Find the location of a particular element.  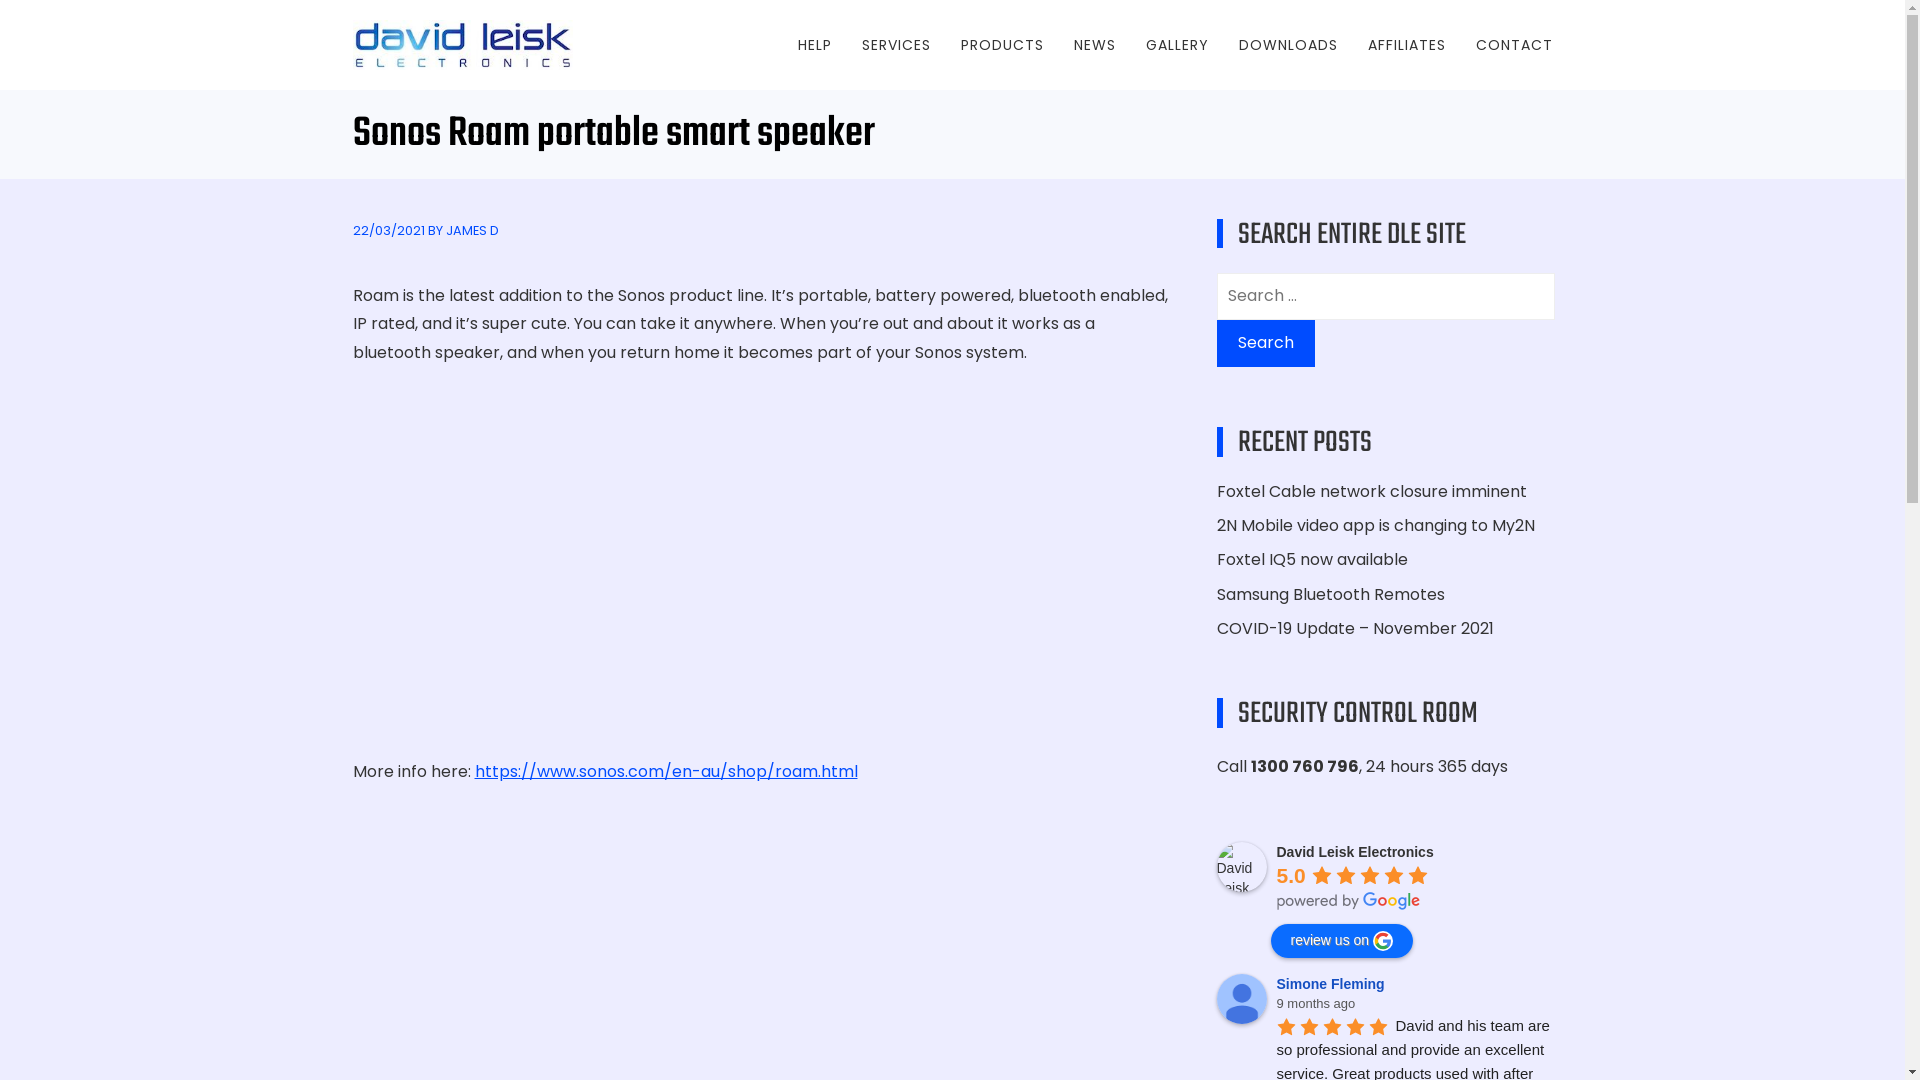

'NEWS' is located at coordinates (1093, 45).